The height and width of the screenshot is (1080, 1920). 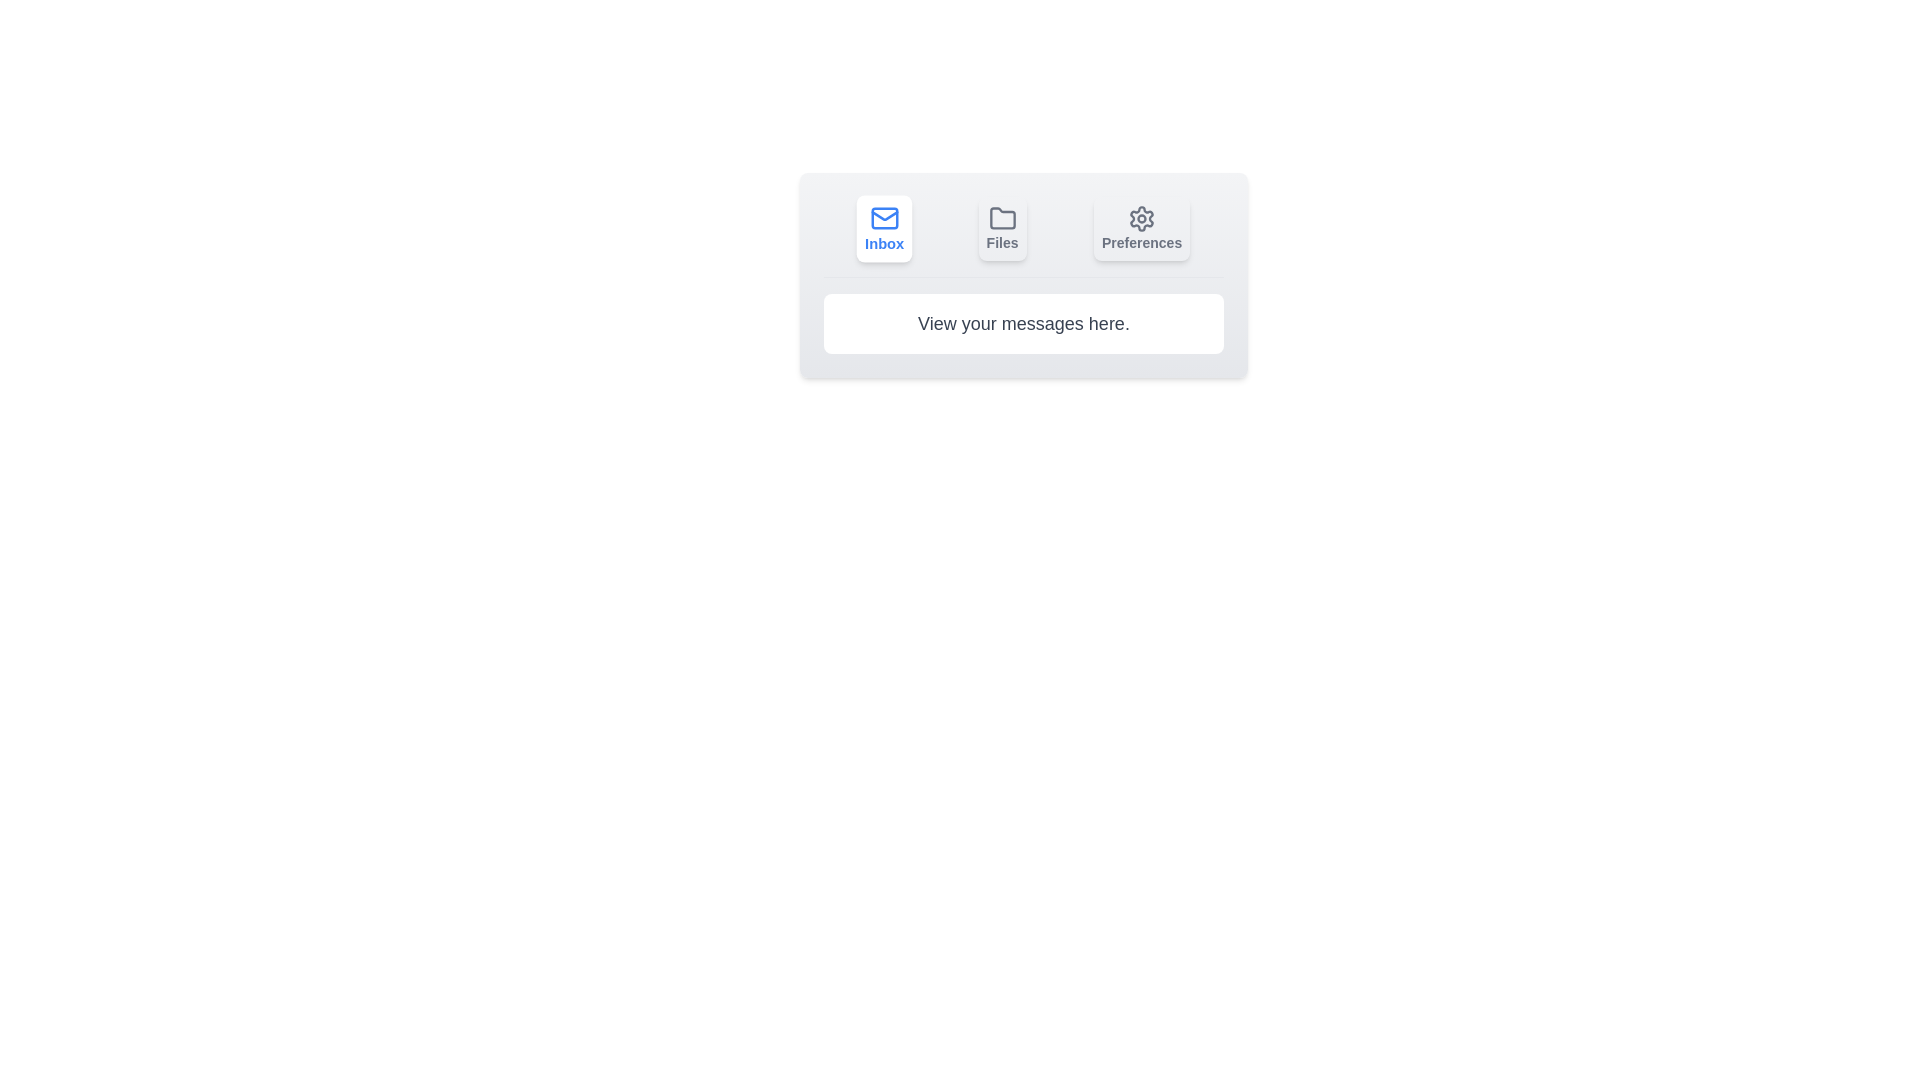 I want to click on the 'Inbox' button, which has a blue mail icon and bold blue text, so click(x=883, y=227).